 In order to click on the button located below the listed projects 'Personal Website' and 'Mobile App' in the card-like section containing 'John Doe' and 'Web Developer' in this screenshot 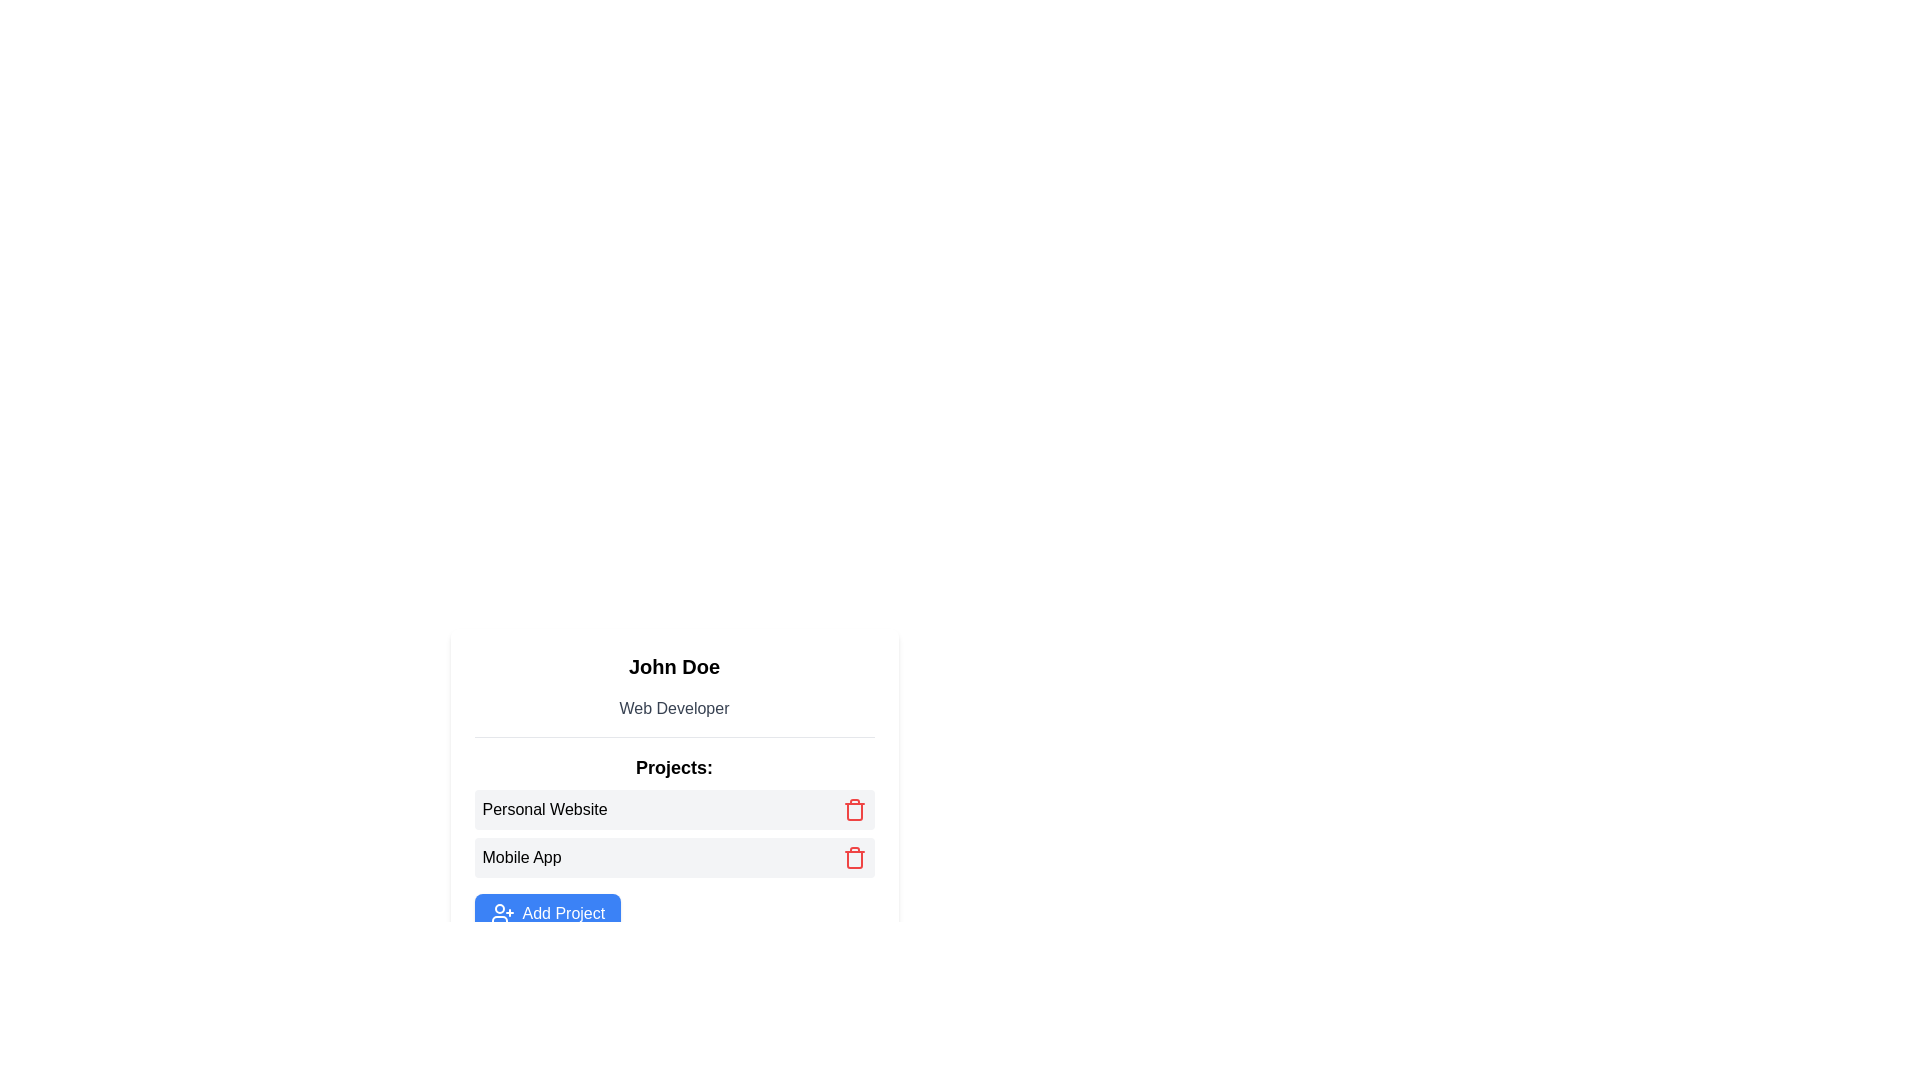, I will do `click(547, 914)`.